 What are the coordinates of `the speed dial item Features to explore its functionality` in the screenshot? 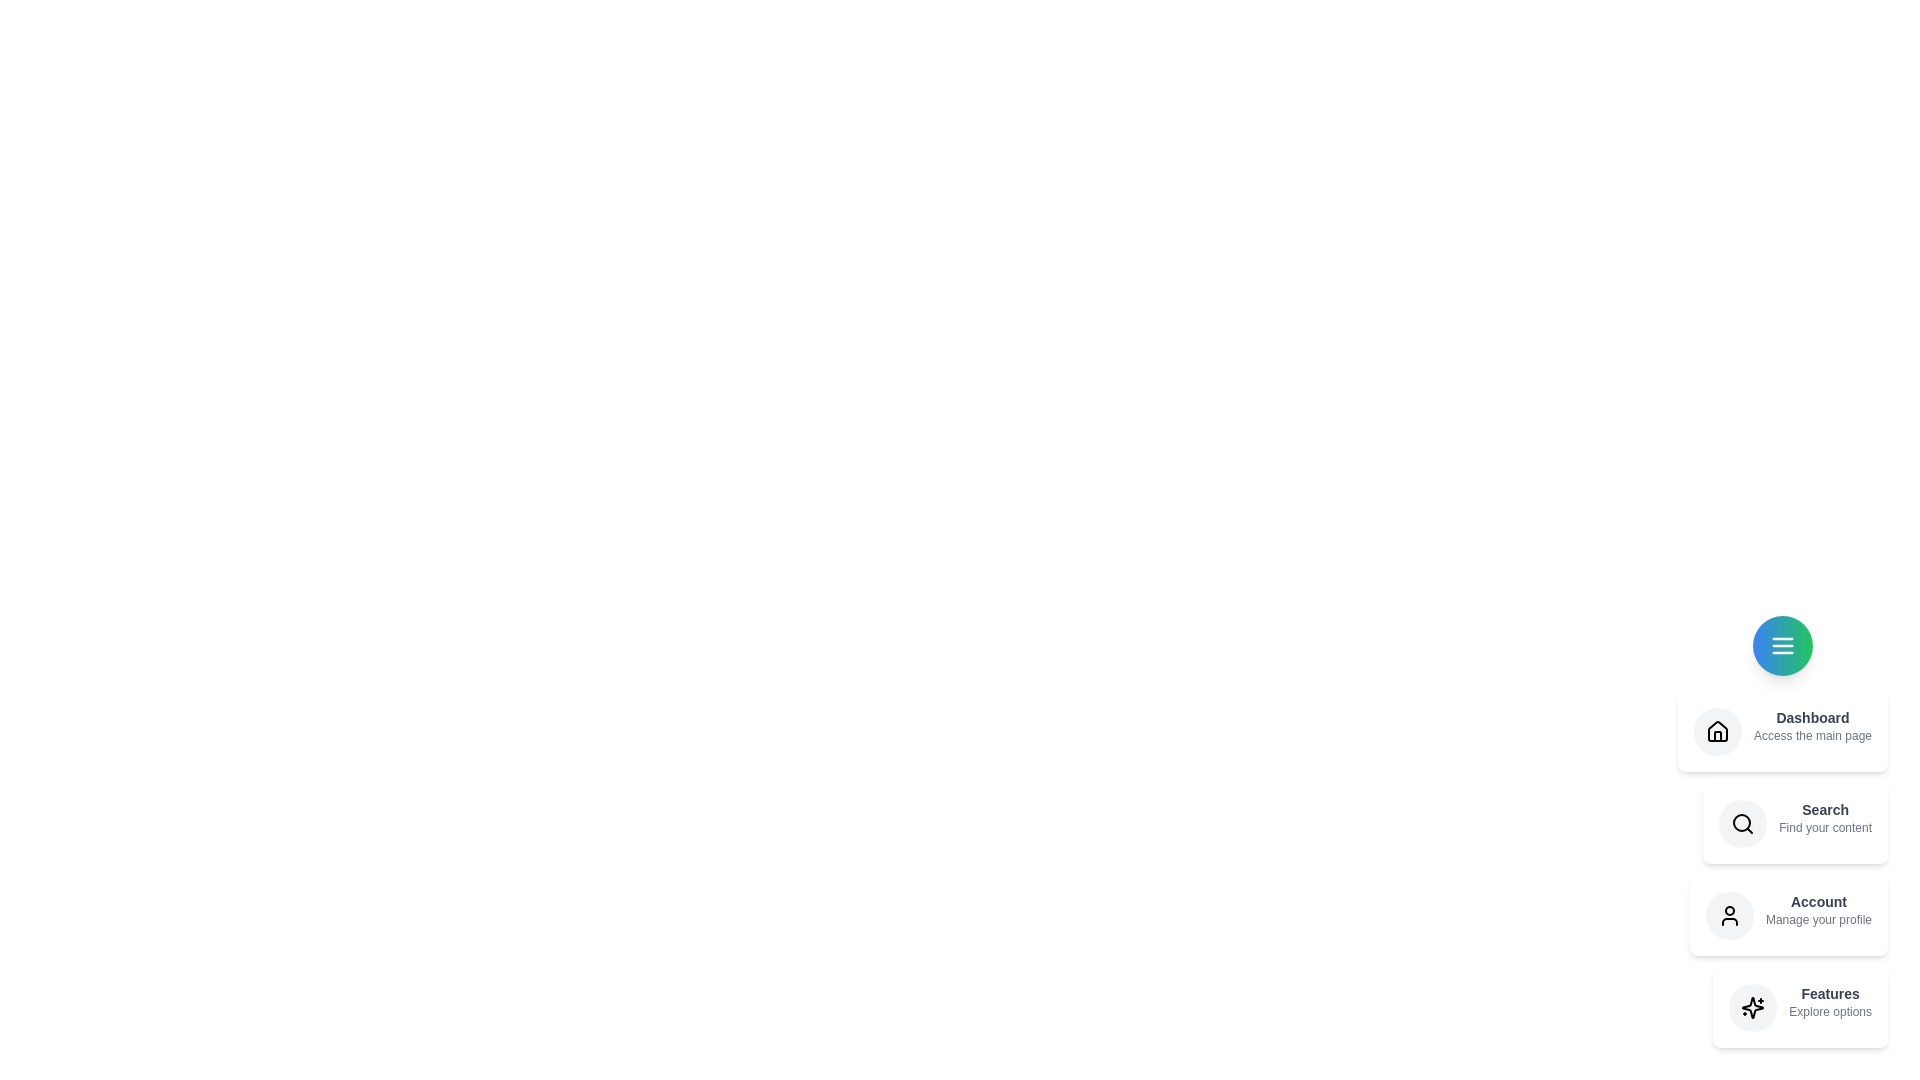 It's located at (1800, 1007).